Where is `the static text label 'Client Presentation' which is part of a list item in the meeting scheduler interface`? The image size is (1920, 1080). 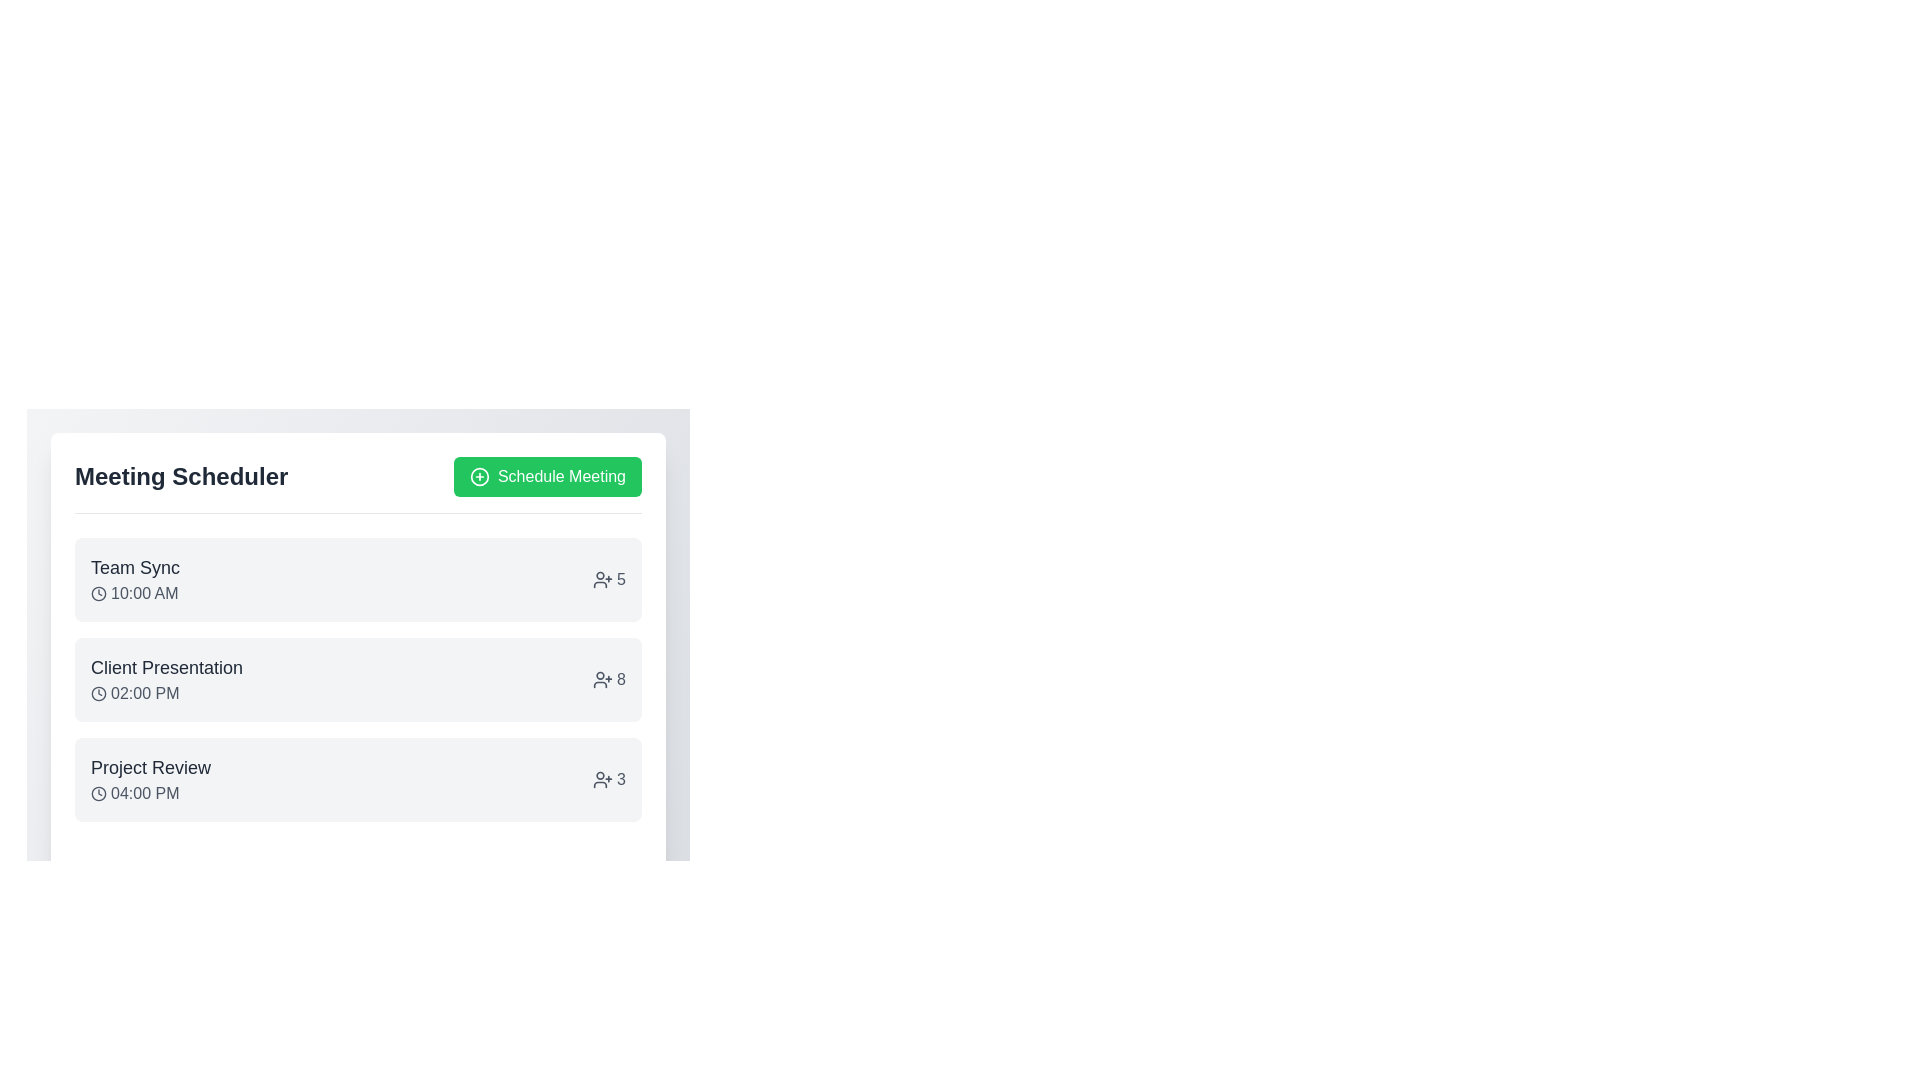 the static text label 'Client Presentation' which is part of a list item in the meeting scheduler interface is located at coordinates (167, 667).